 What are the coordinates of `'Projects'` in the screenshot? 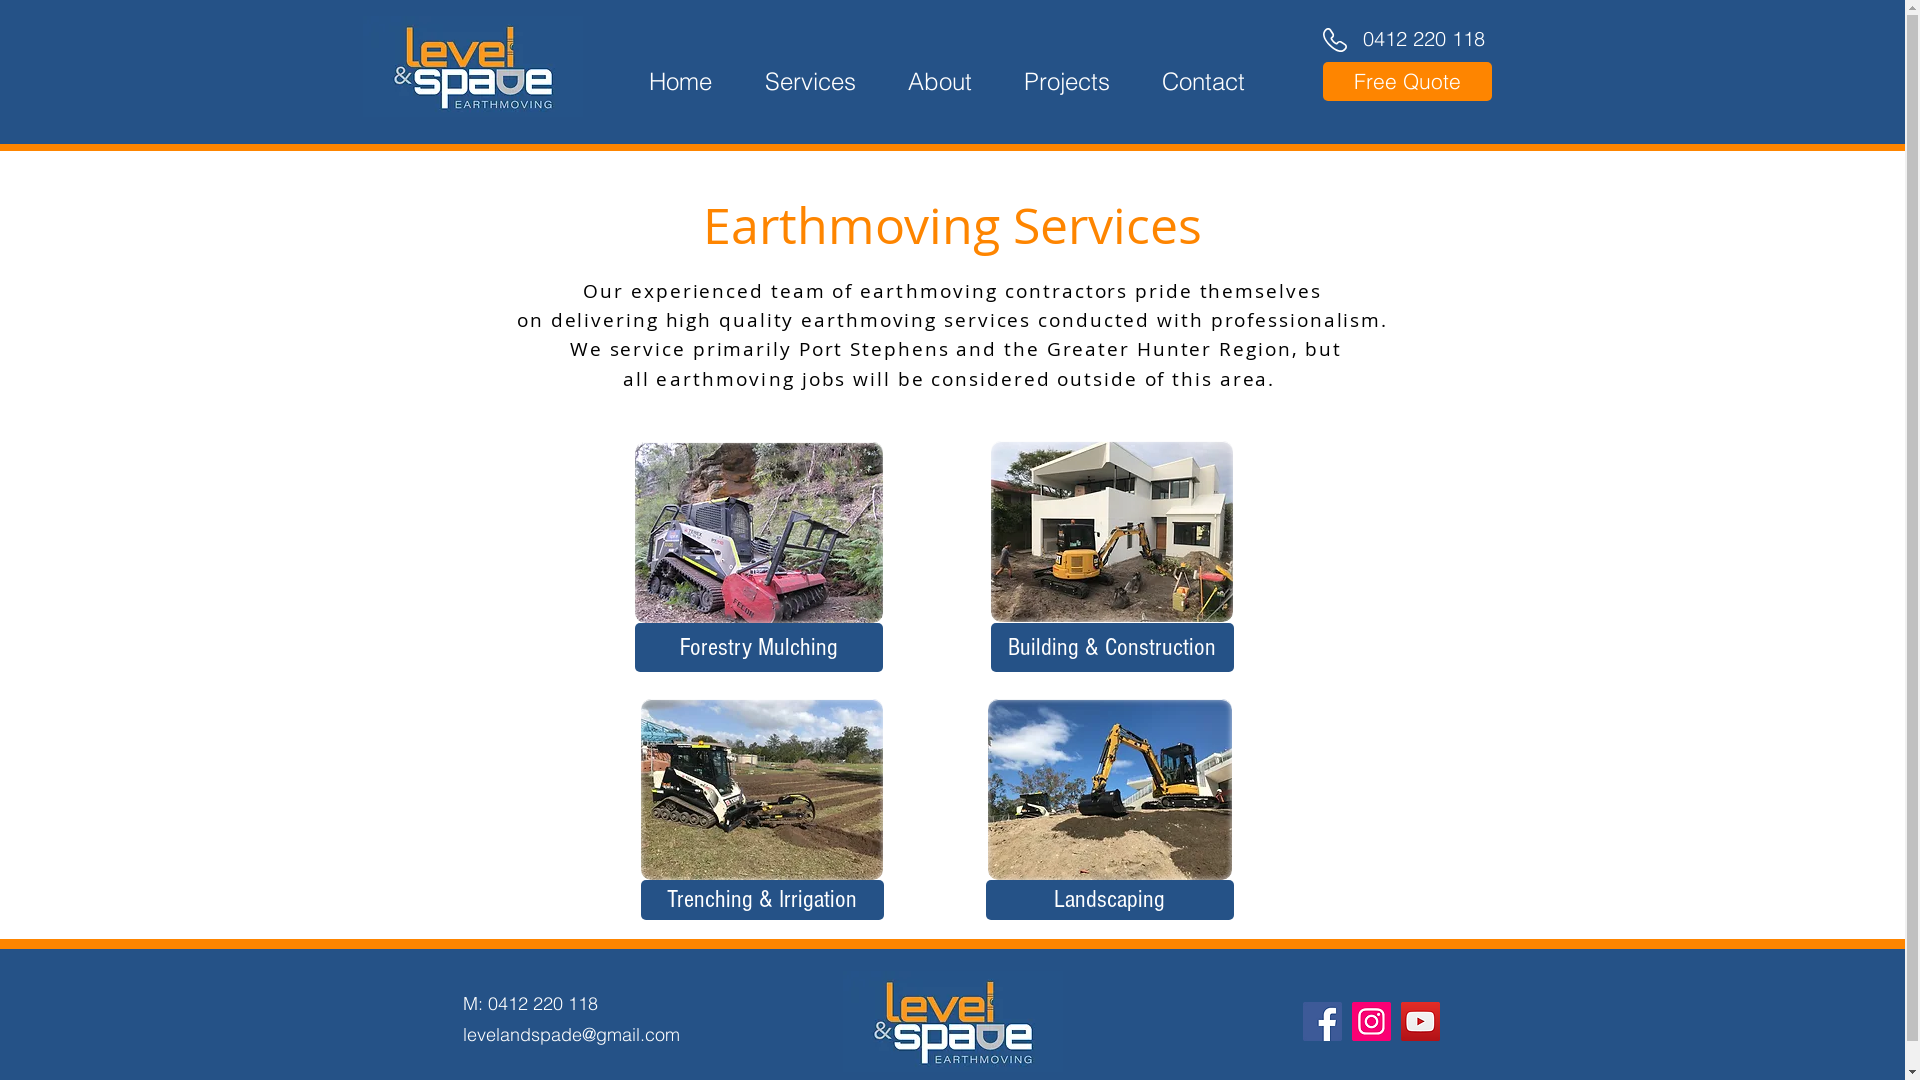 It's located at (1064, 80).